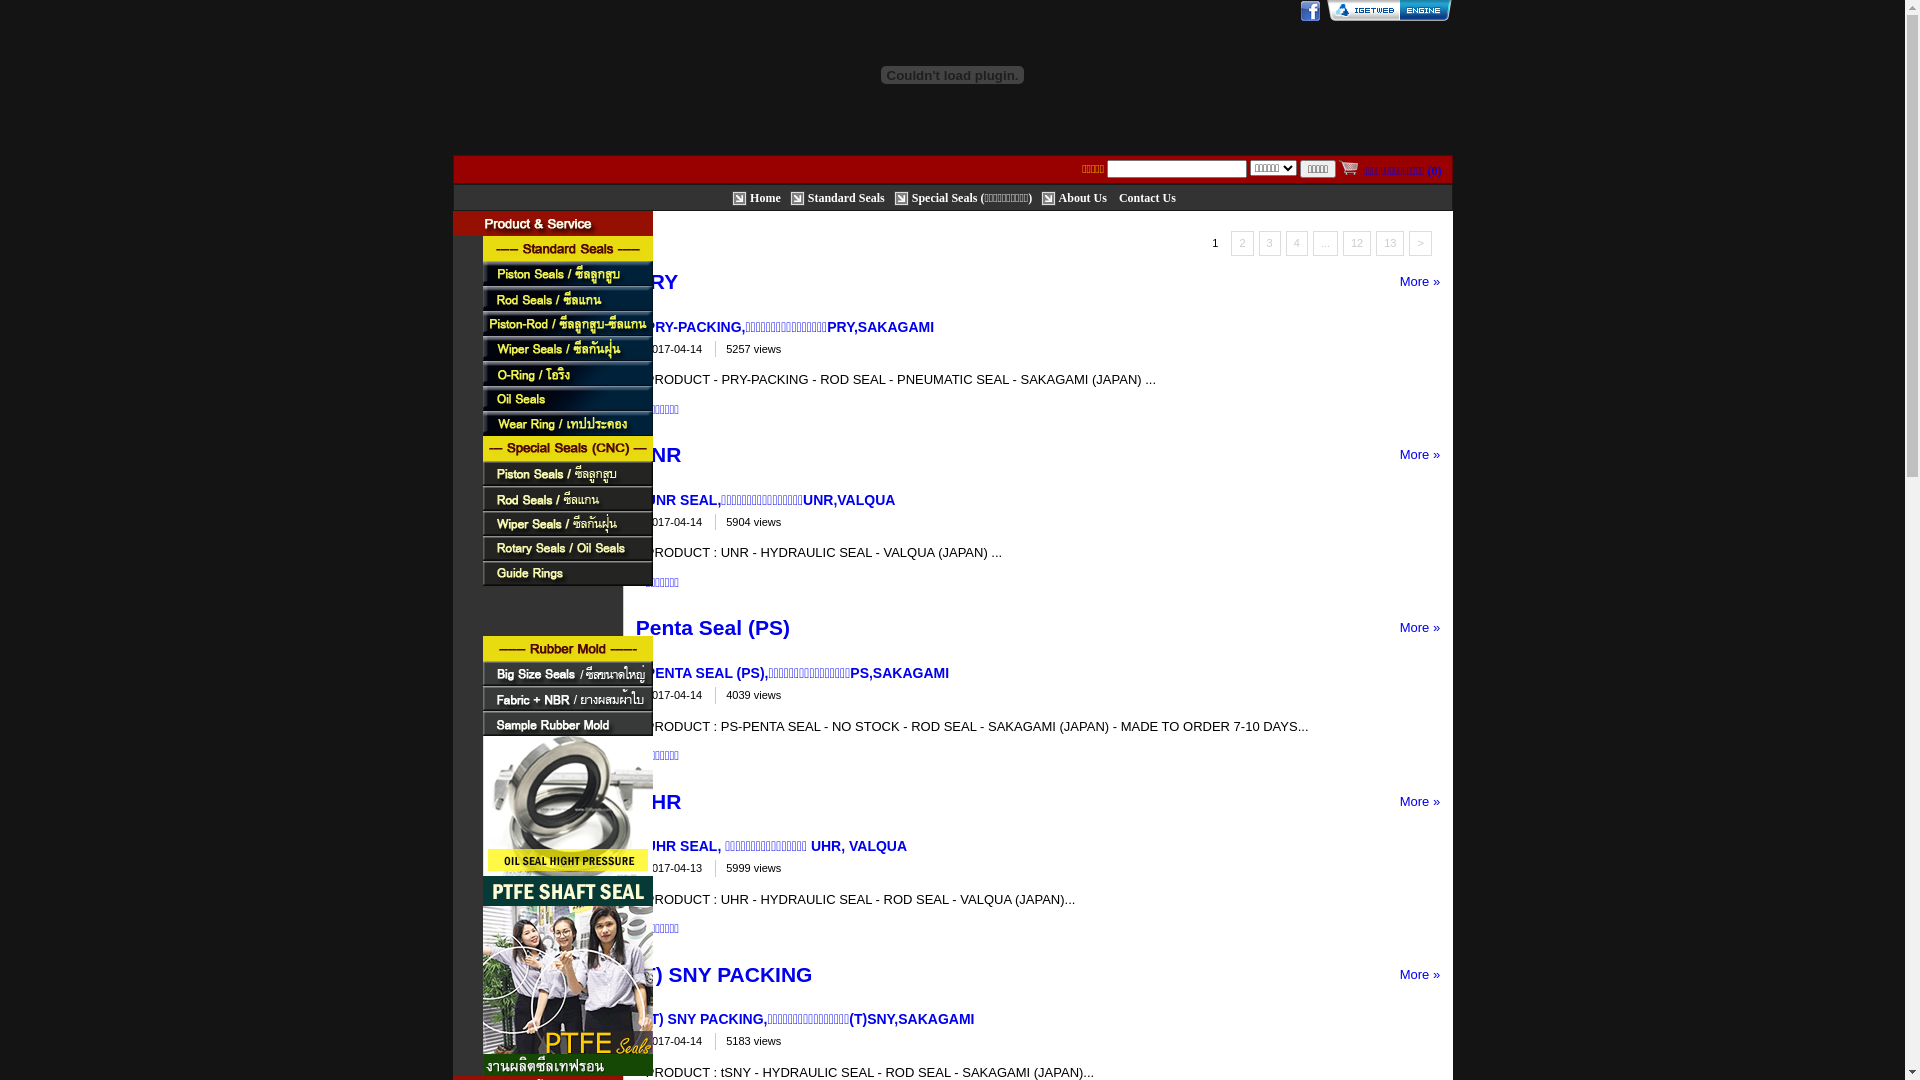 Image resolution: width=1920 pixels, height=1080 pixels. Describe the element at coordinates (1389, 242) in the screenshot. I see `'13'` at that location.